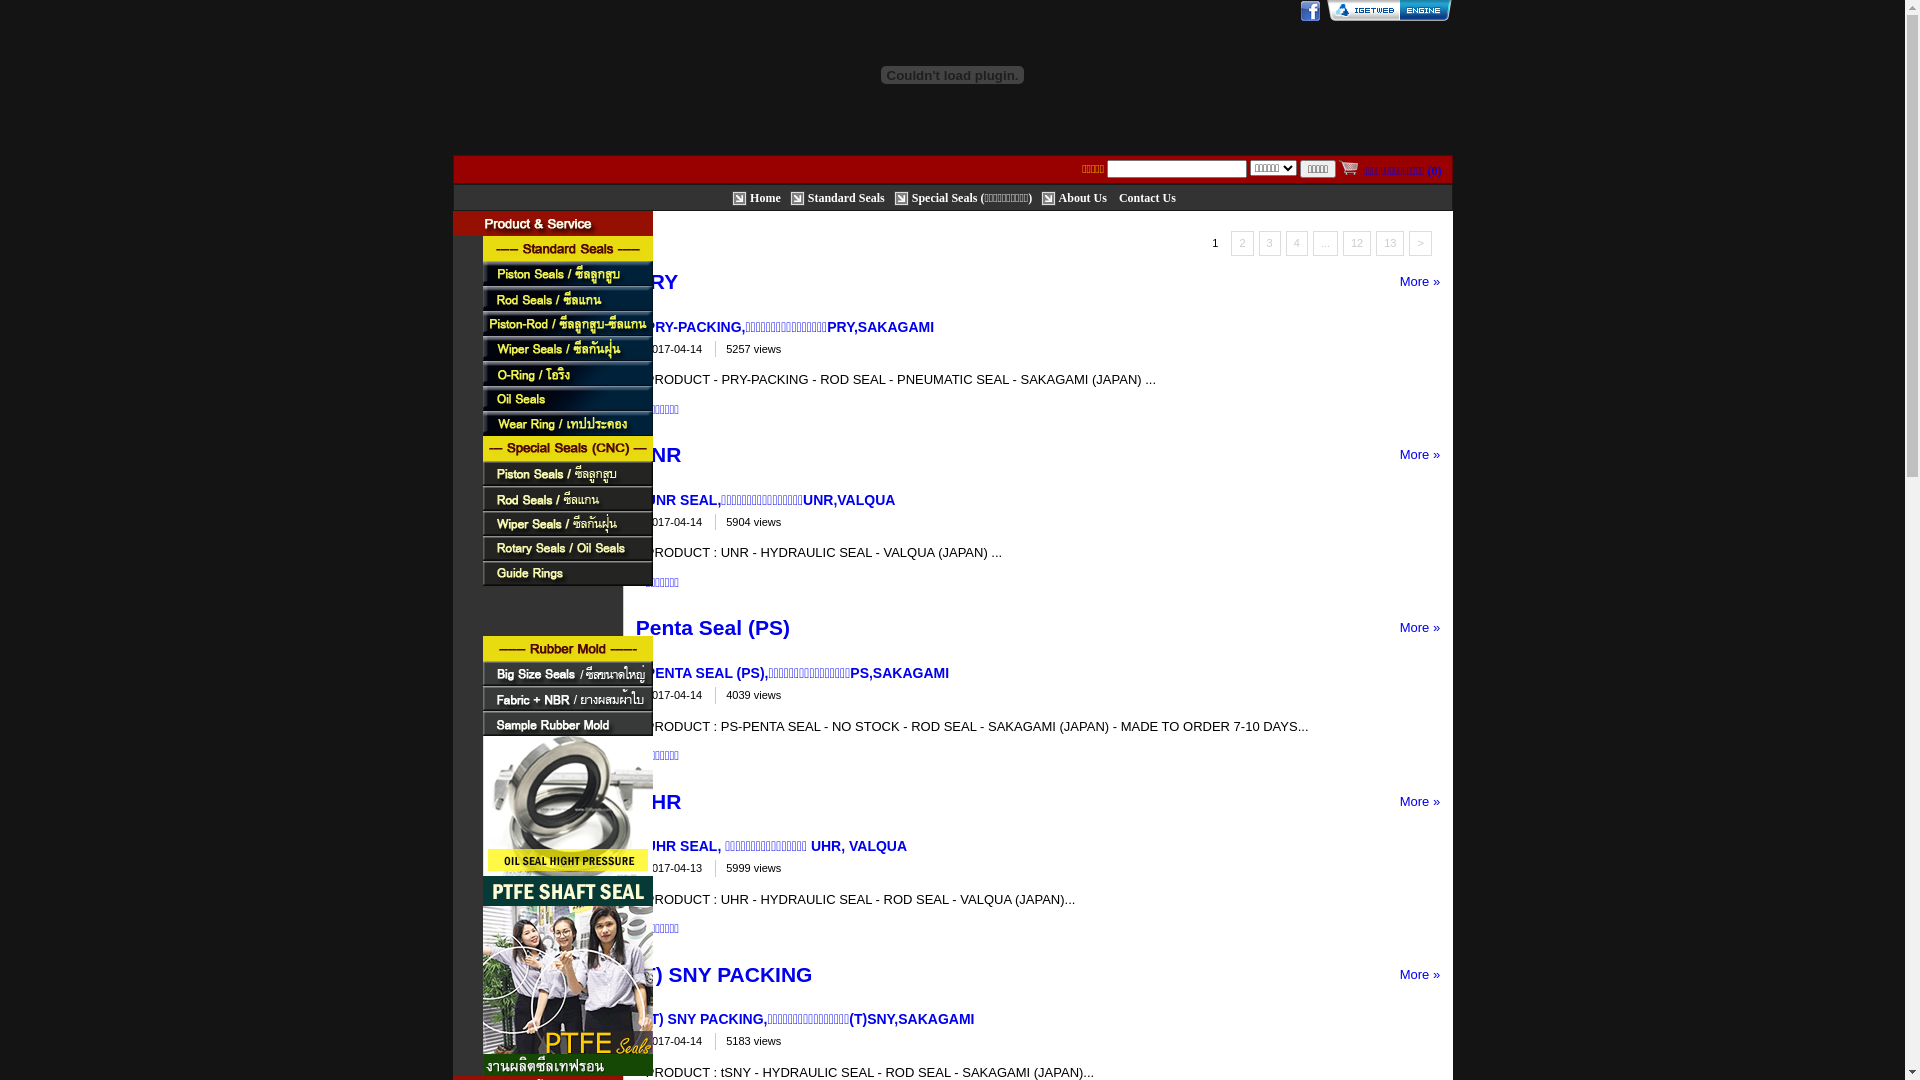 Image resolution: width=1920 pixels, height=1080 pixels. Describe the element at coordinates (1389, 242) in the screenshot. I see `'13'` at that location.